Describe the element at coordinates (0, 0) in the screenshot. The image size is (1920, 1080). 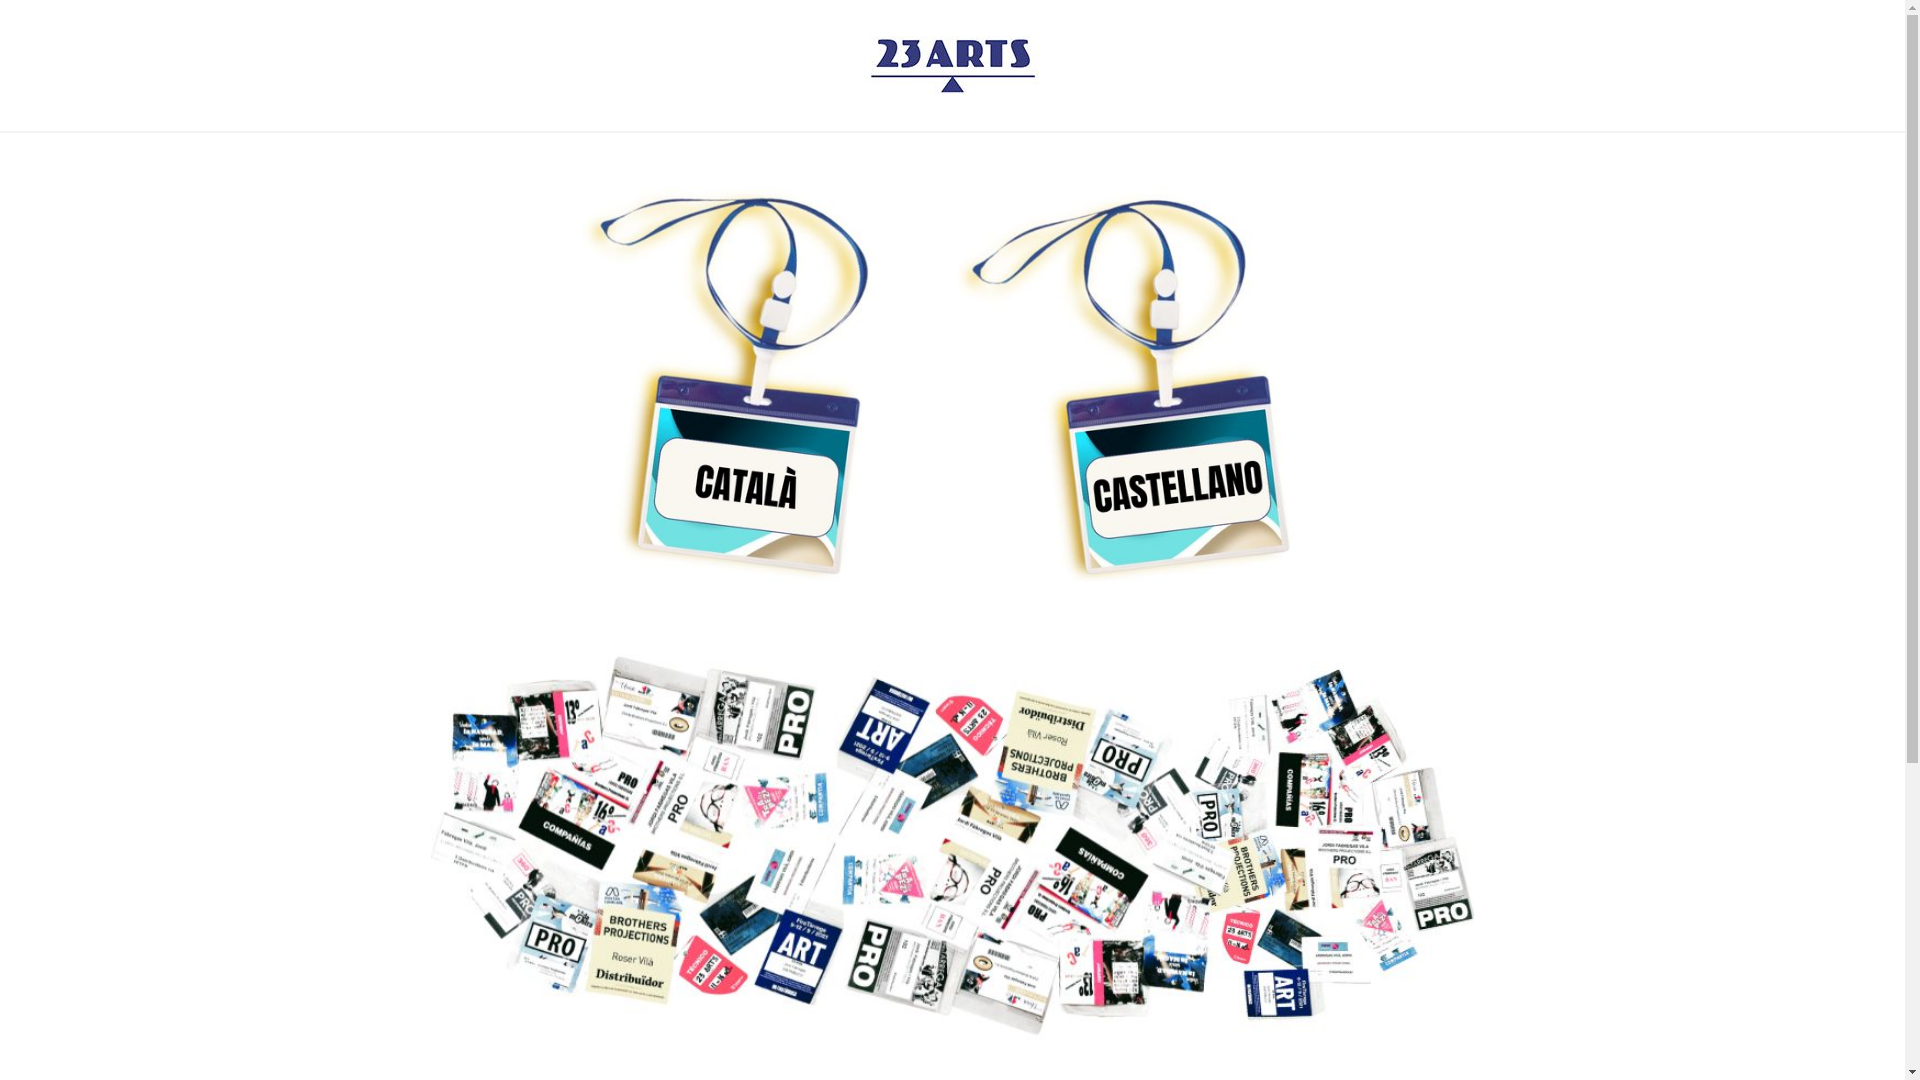
I see `'Saltar al contenido principal'` at that location.